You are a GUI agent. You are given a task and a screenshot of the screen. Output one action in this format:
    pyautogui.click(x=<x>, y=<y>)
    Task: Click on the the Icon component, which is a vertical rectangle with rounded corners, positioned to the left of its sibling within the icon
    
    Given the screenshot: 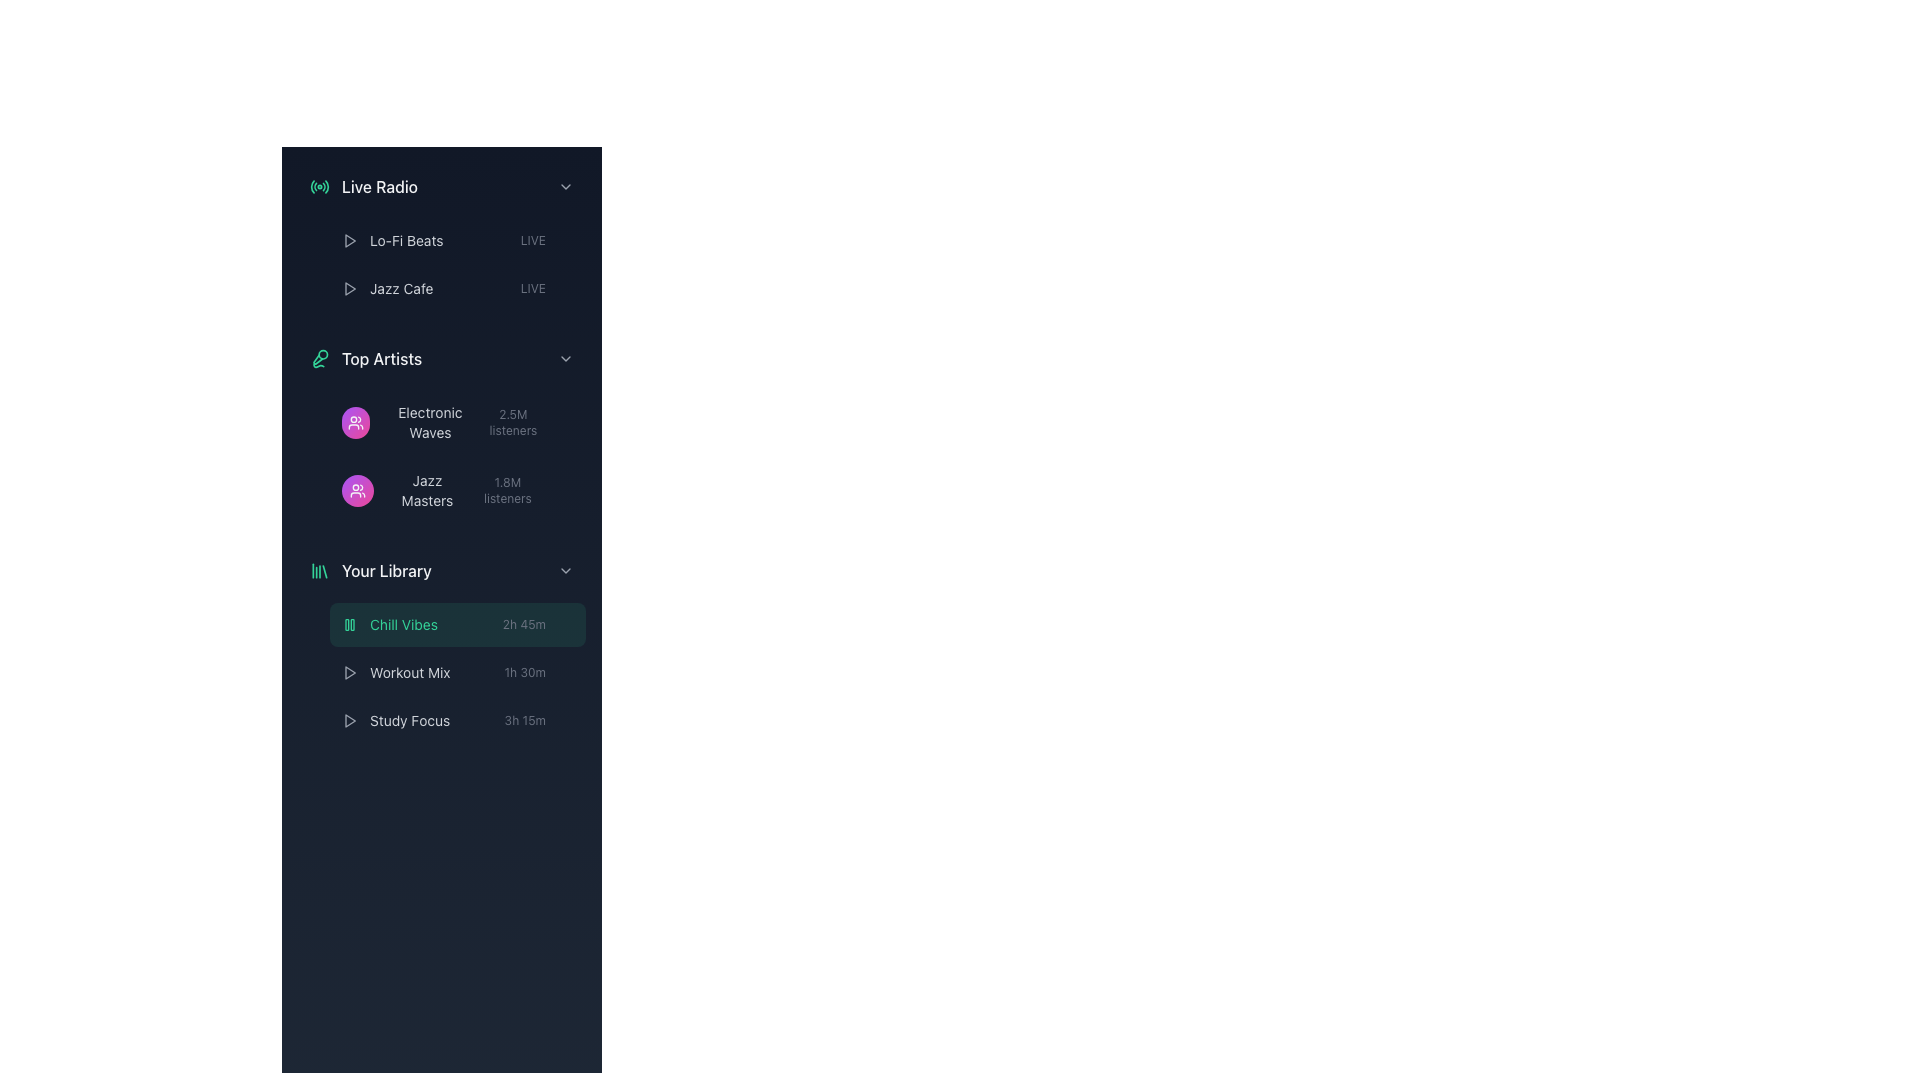 What is the action you would take?
    pyautogui.click(x=347, y=623)
    